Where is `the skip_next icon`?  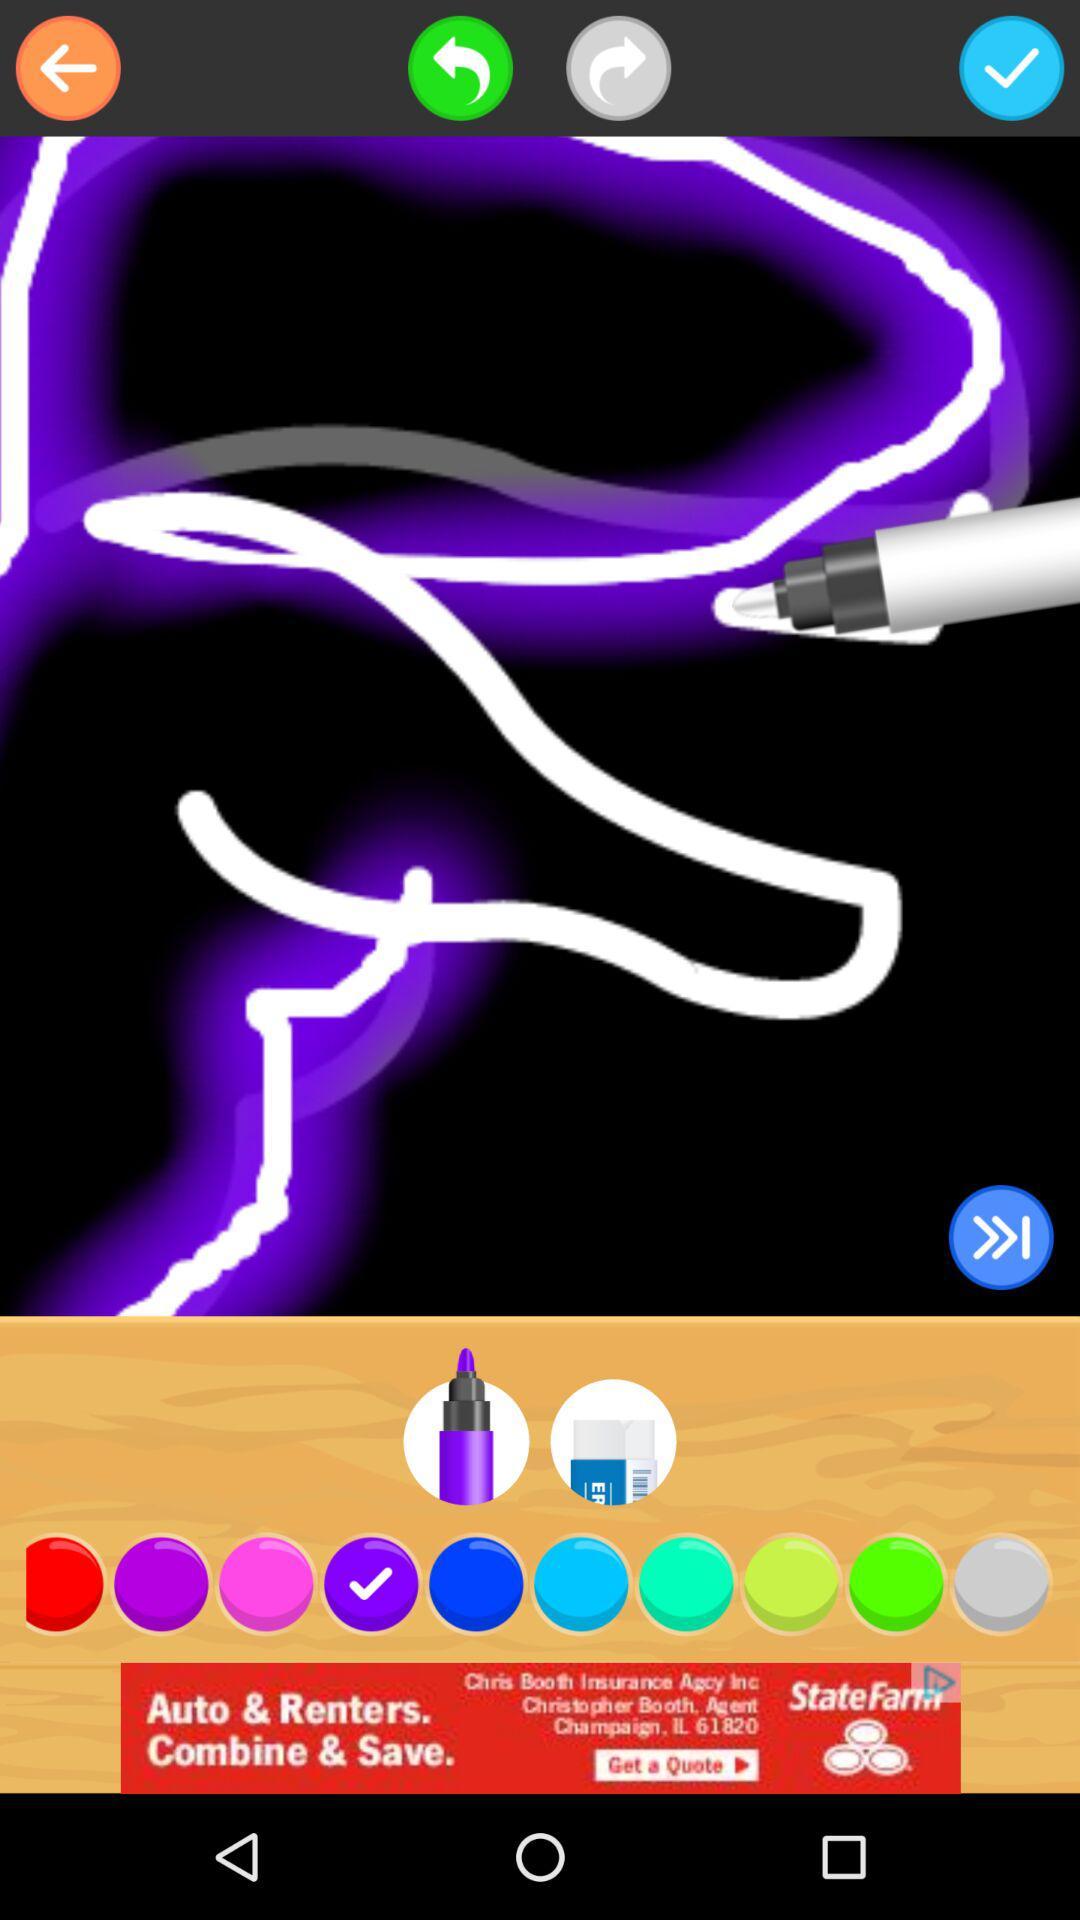 the skip_next icon is located at coordinates (1001, 1236).